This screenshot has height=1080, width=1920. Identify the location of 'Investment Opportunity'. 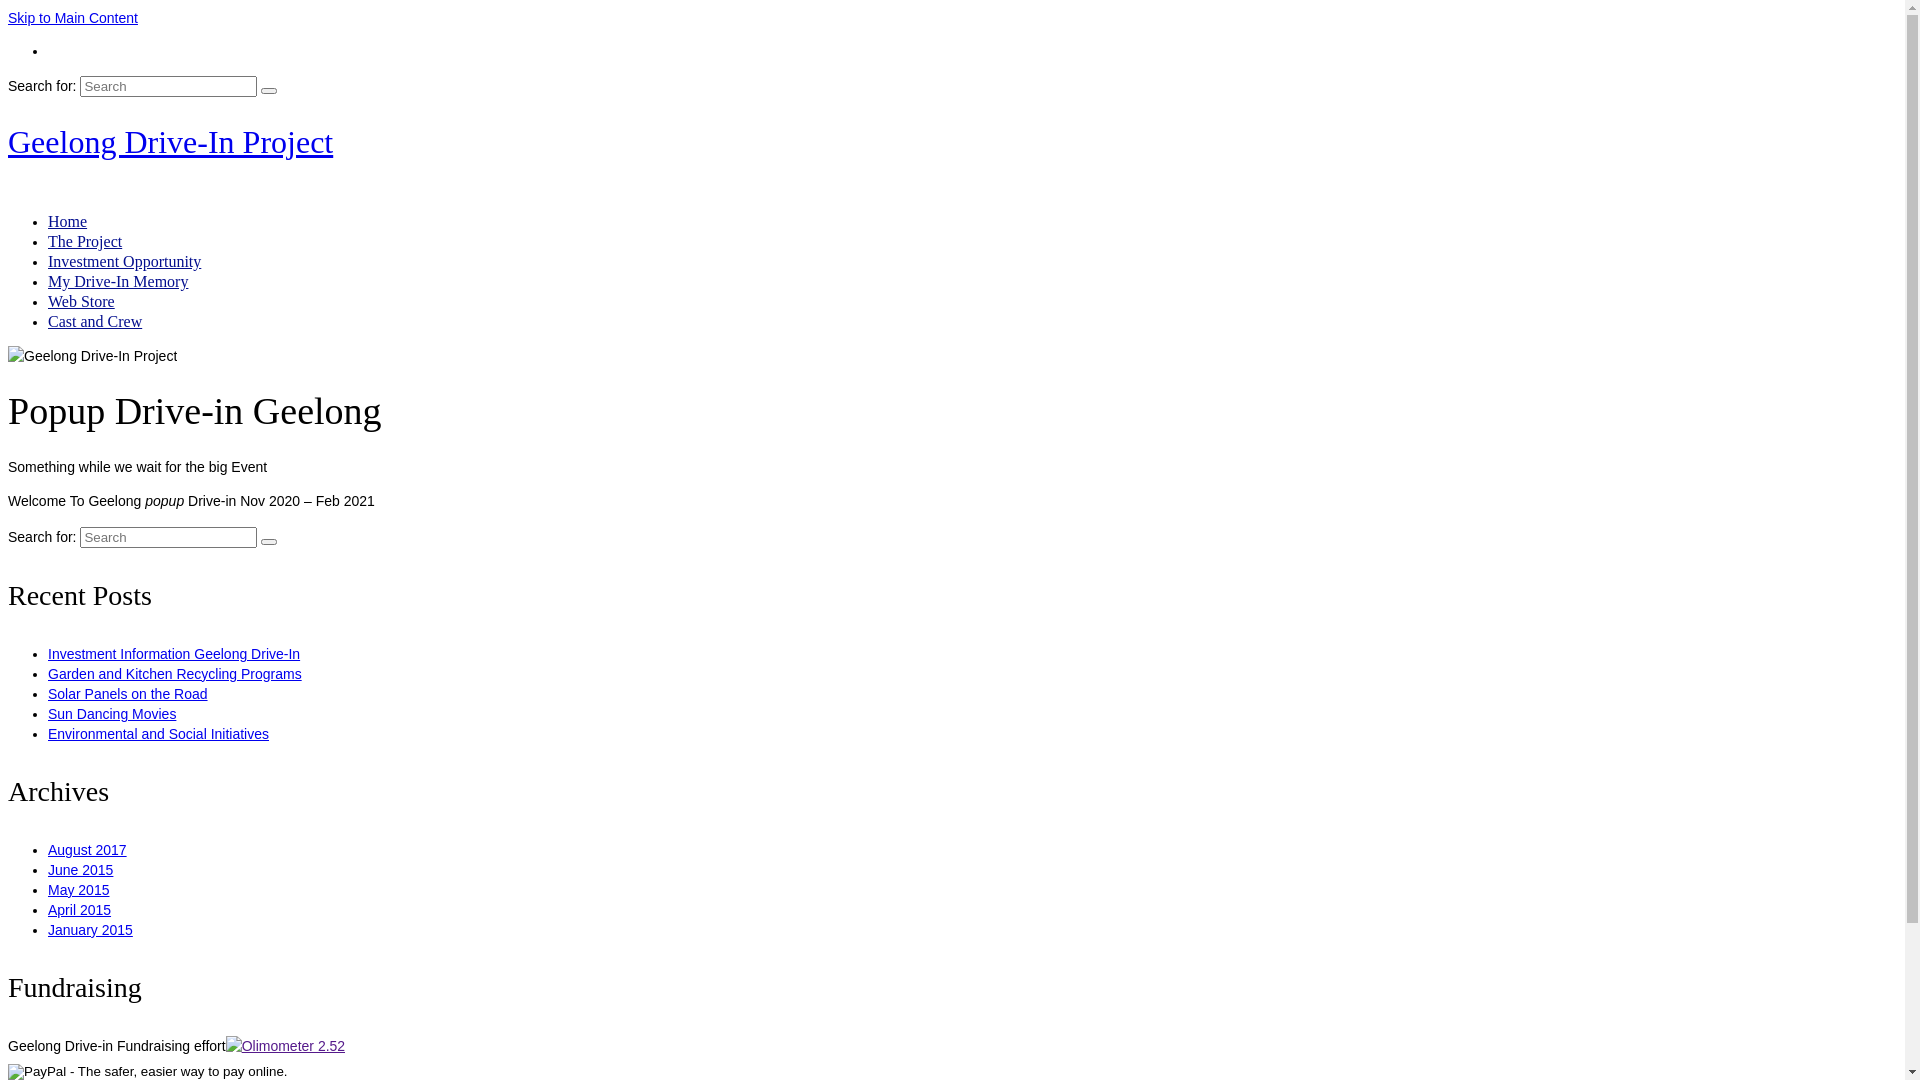
(48, 260).